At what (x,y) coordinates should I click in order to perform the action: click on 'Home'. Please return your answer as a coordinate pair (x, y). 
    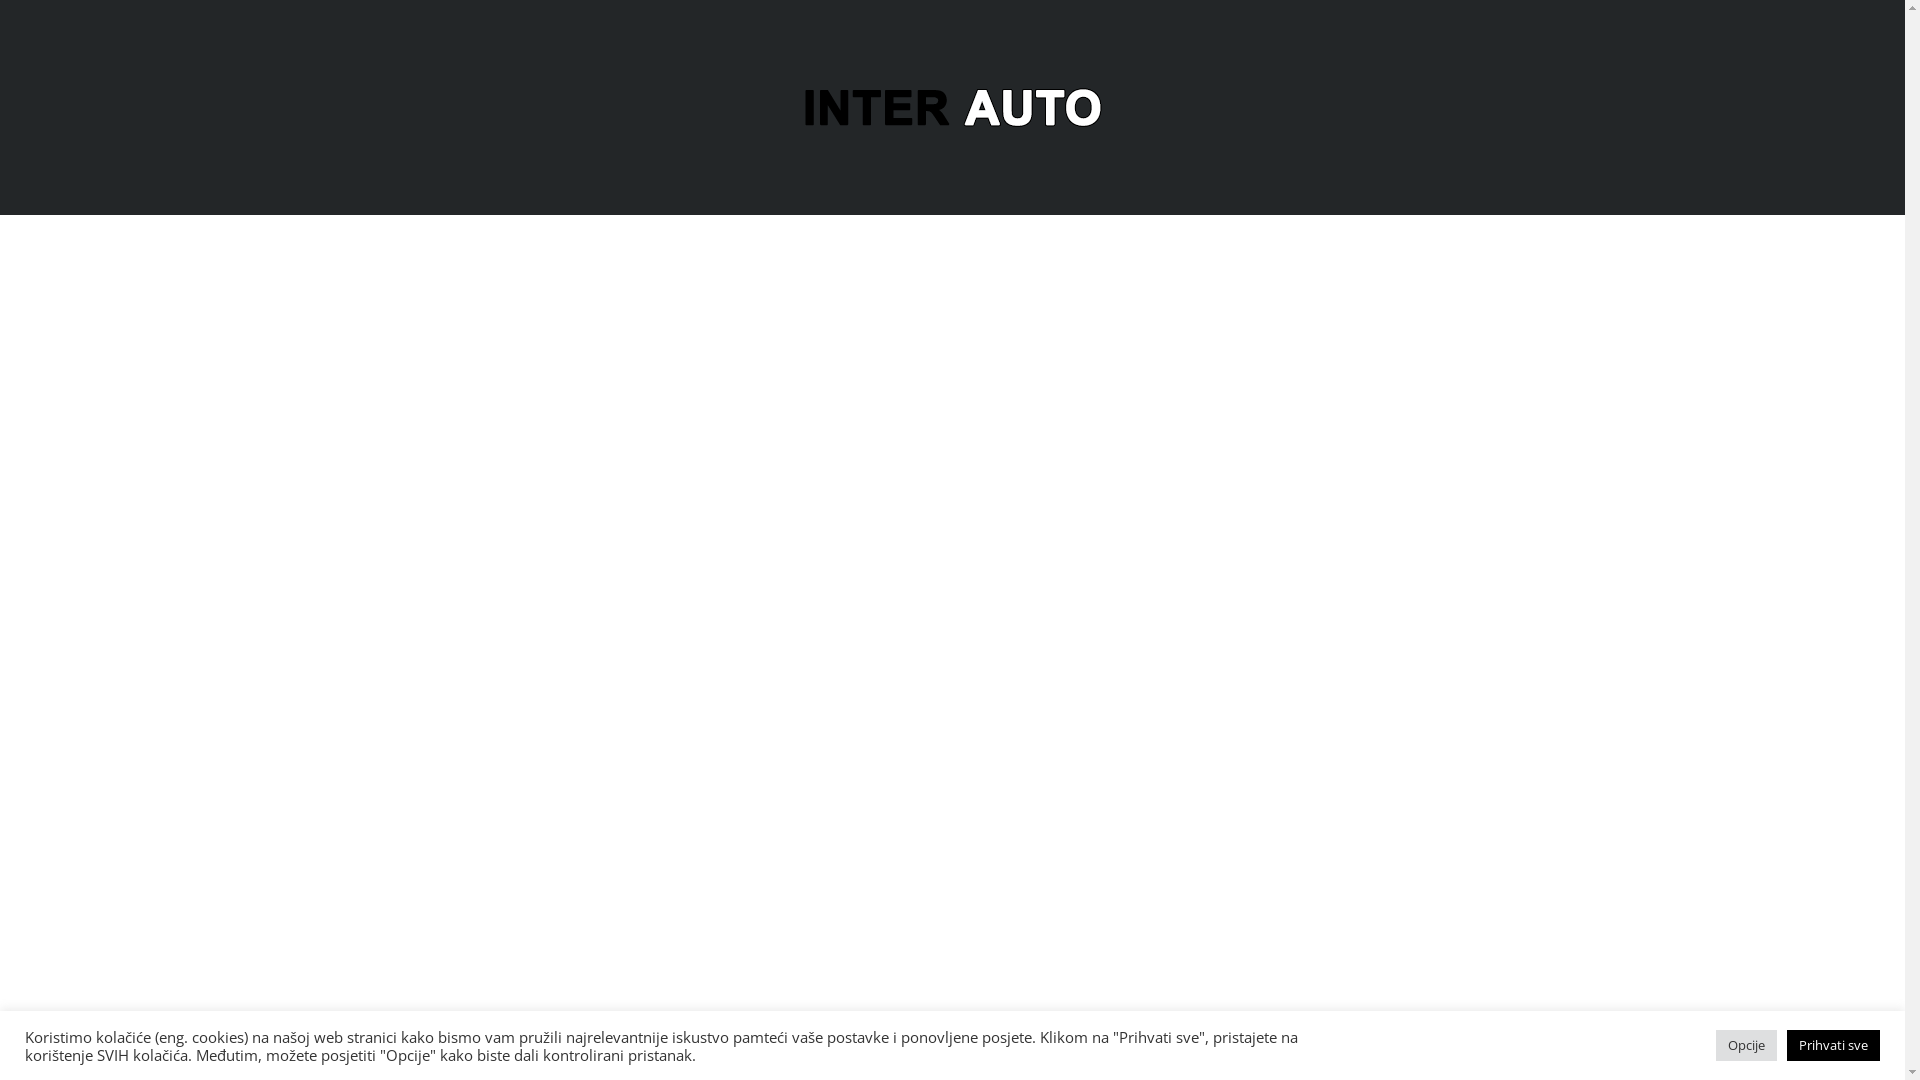
    Looking at the image, I should click on (950, 105).